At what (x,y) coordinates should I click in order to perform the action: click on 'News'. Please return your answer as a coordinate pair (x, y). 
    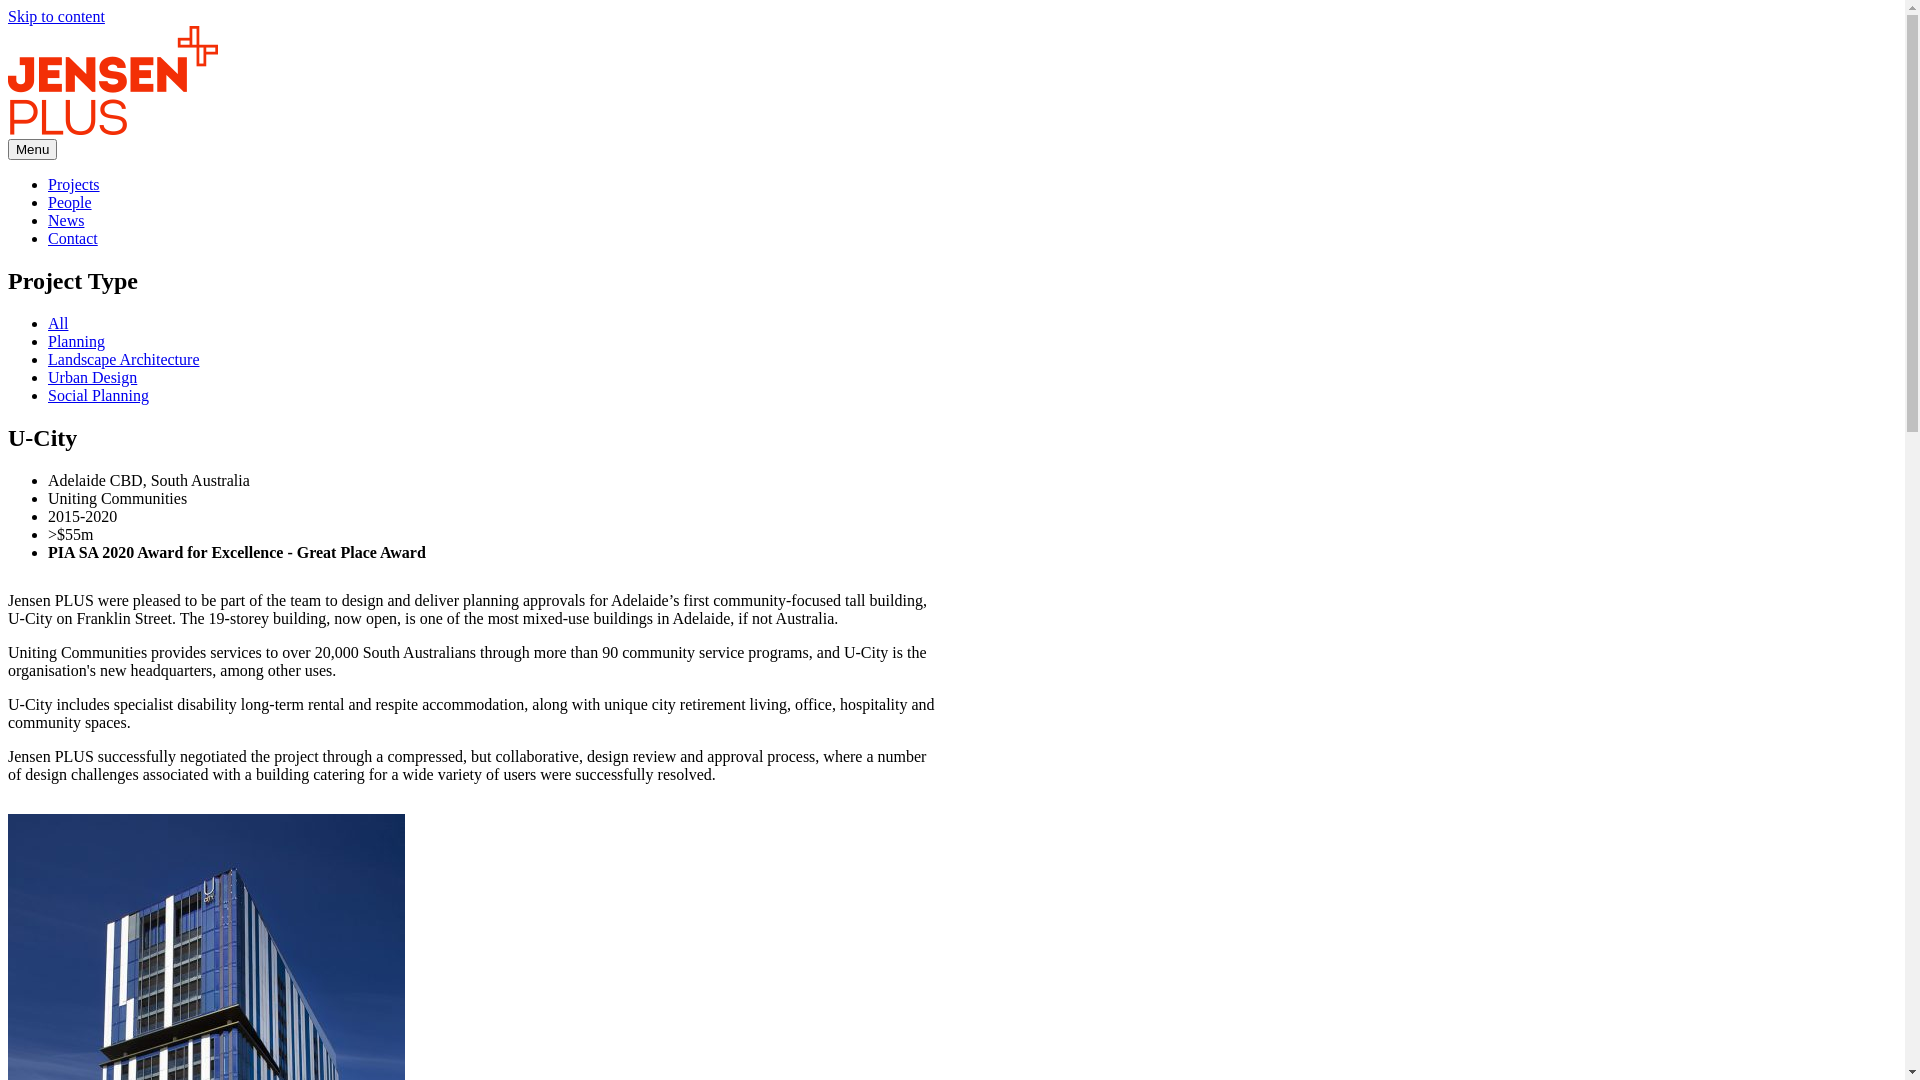
    Looking at the image, I should click on (48, 220).